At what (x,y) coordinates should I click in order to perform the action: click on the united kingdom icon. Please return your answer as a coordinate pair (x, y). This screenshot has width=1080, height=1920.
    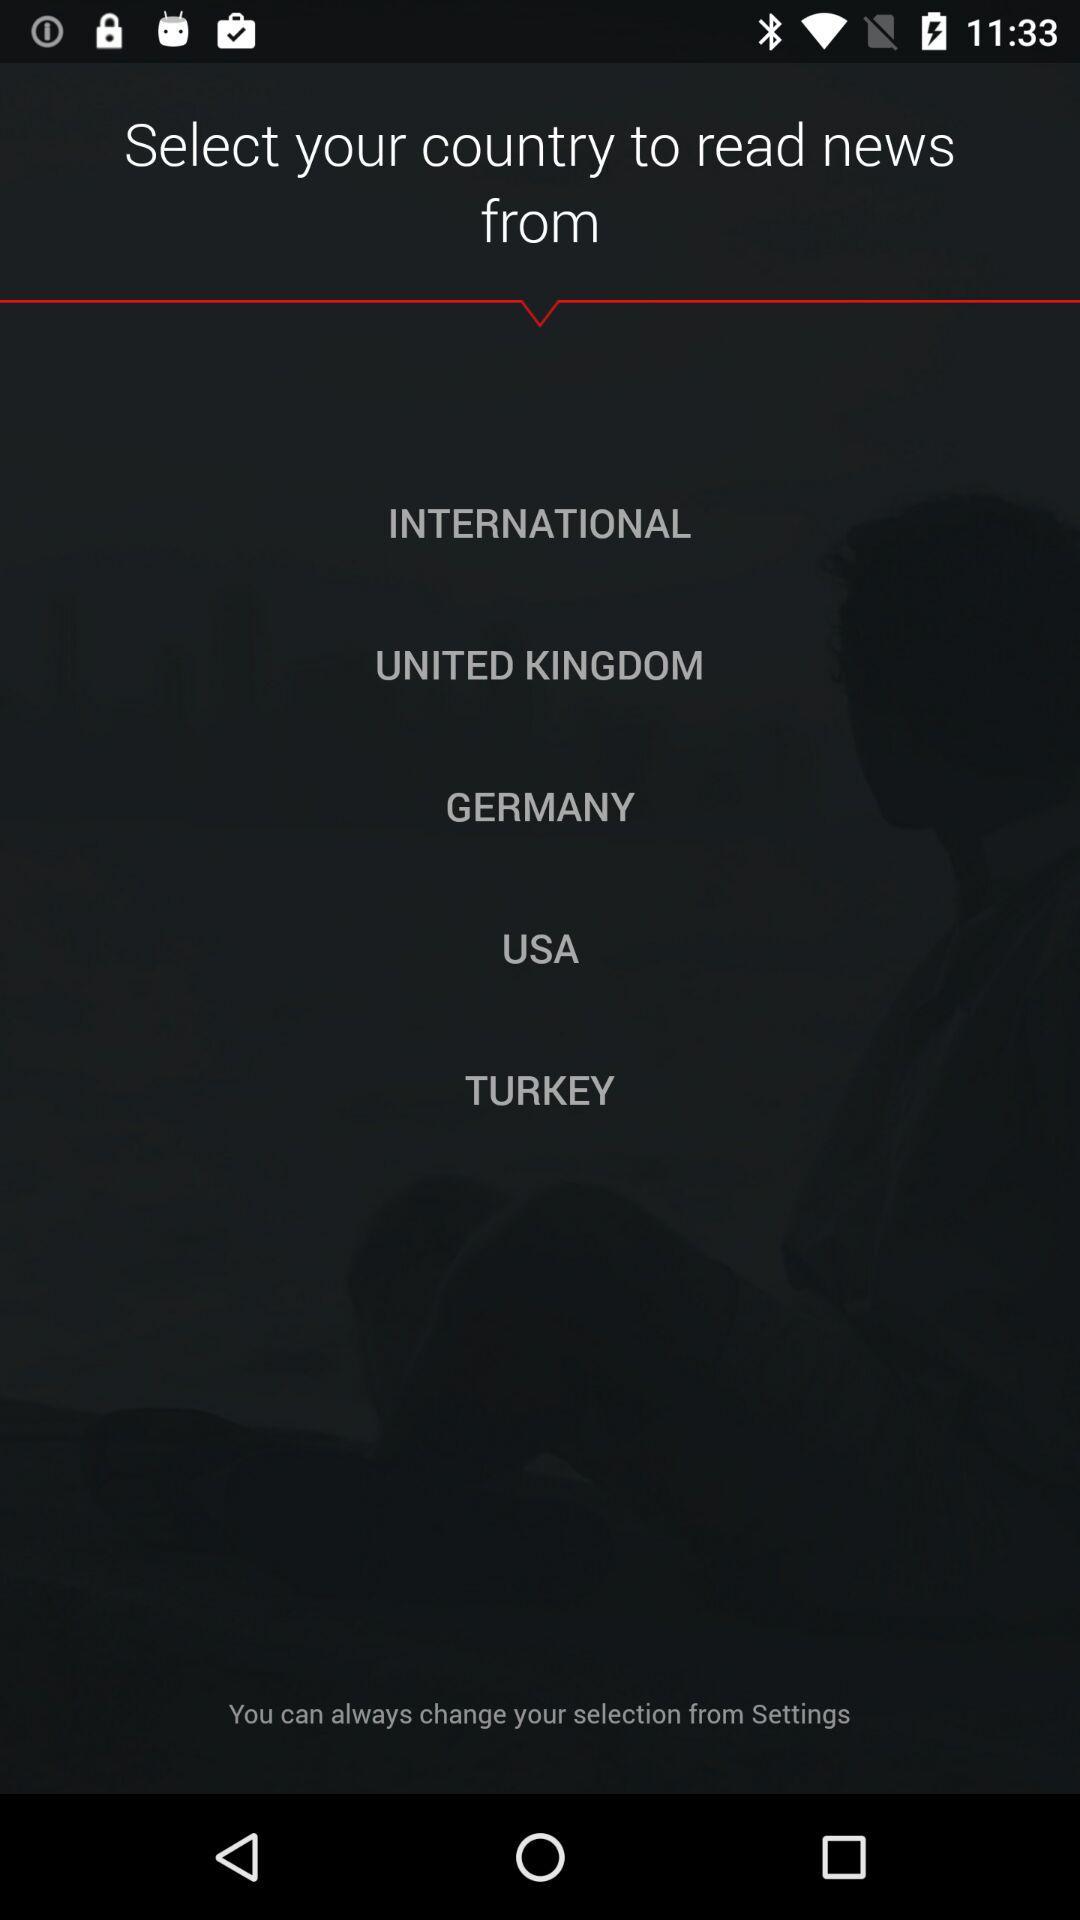
    Looking at the image, I should click on (538, 663).